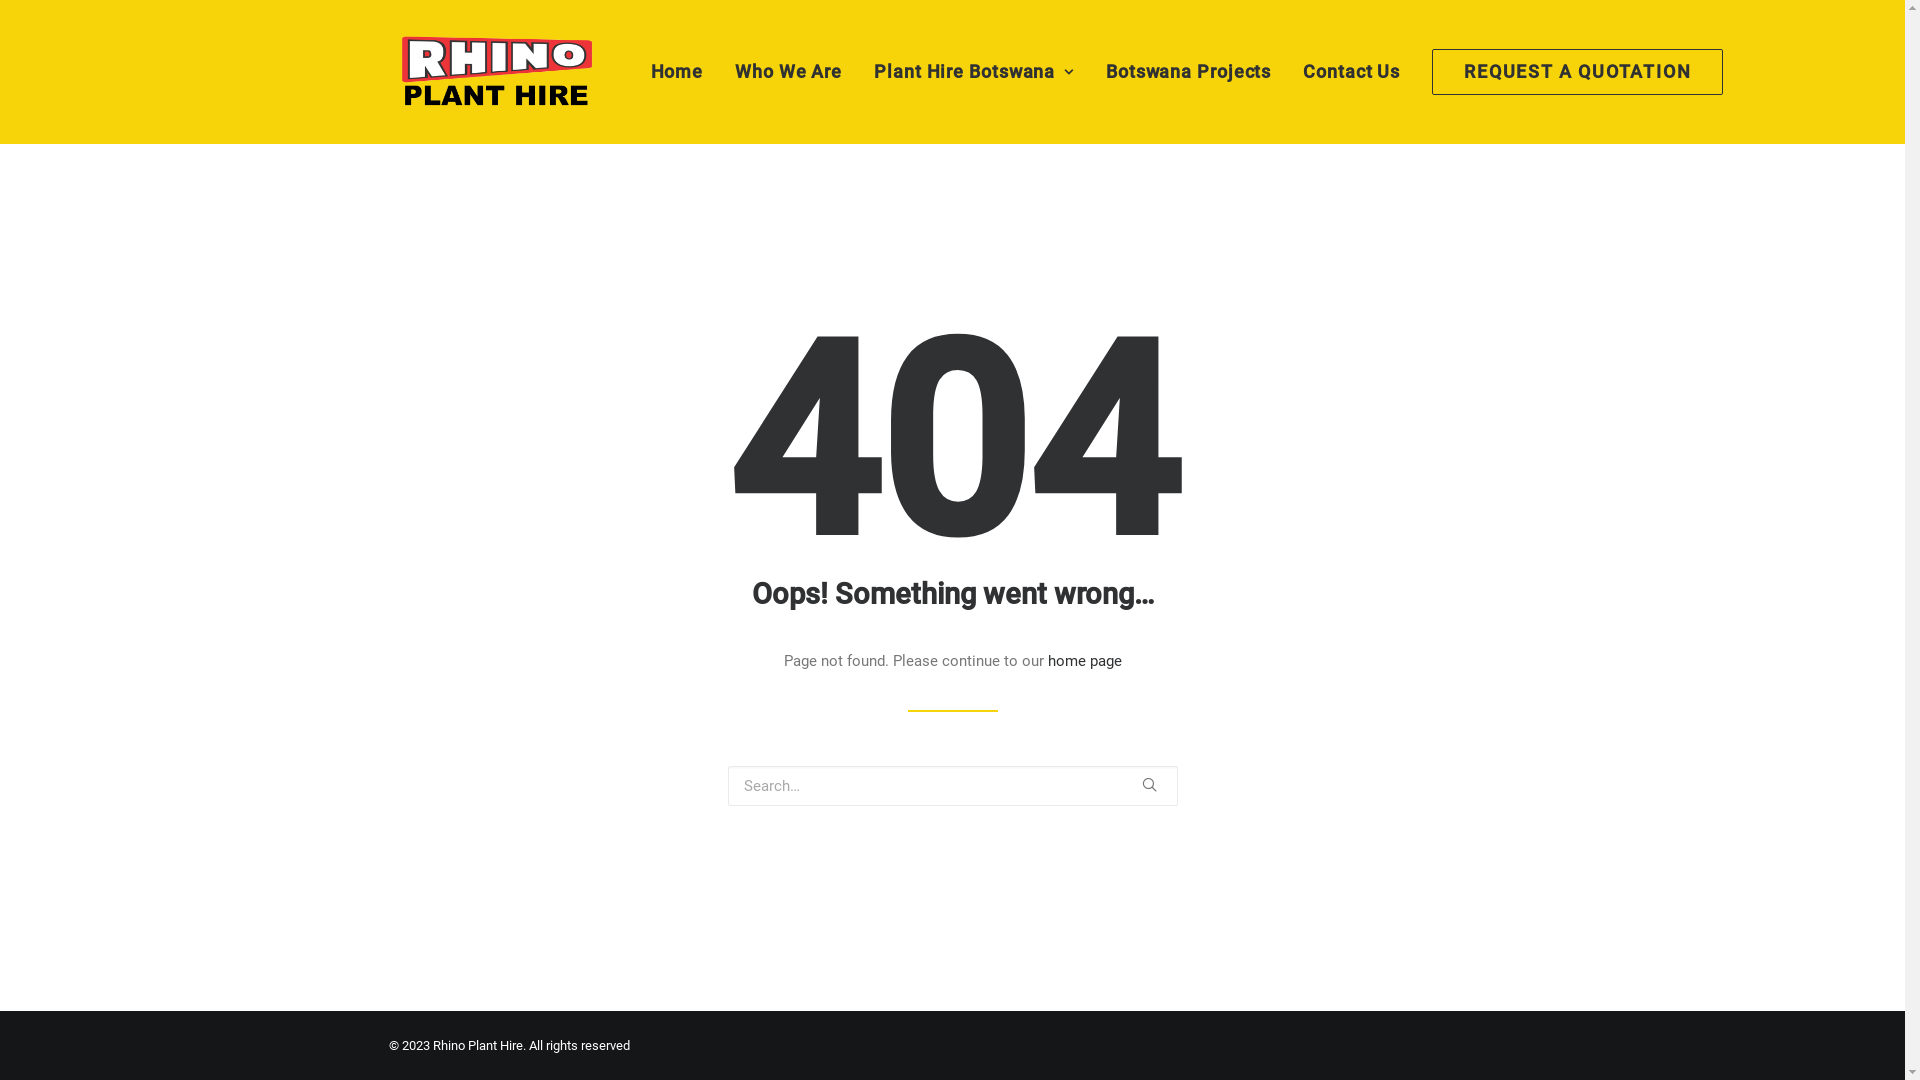 The image size is (1920, 1080). I want to click on 'Botswana Projects', so click(1188, 71).